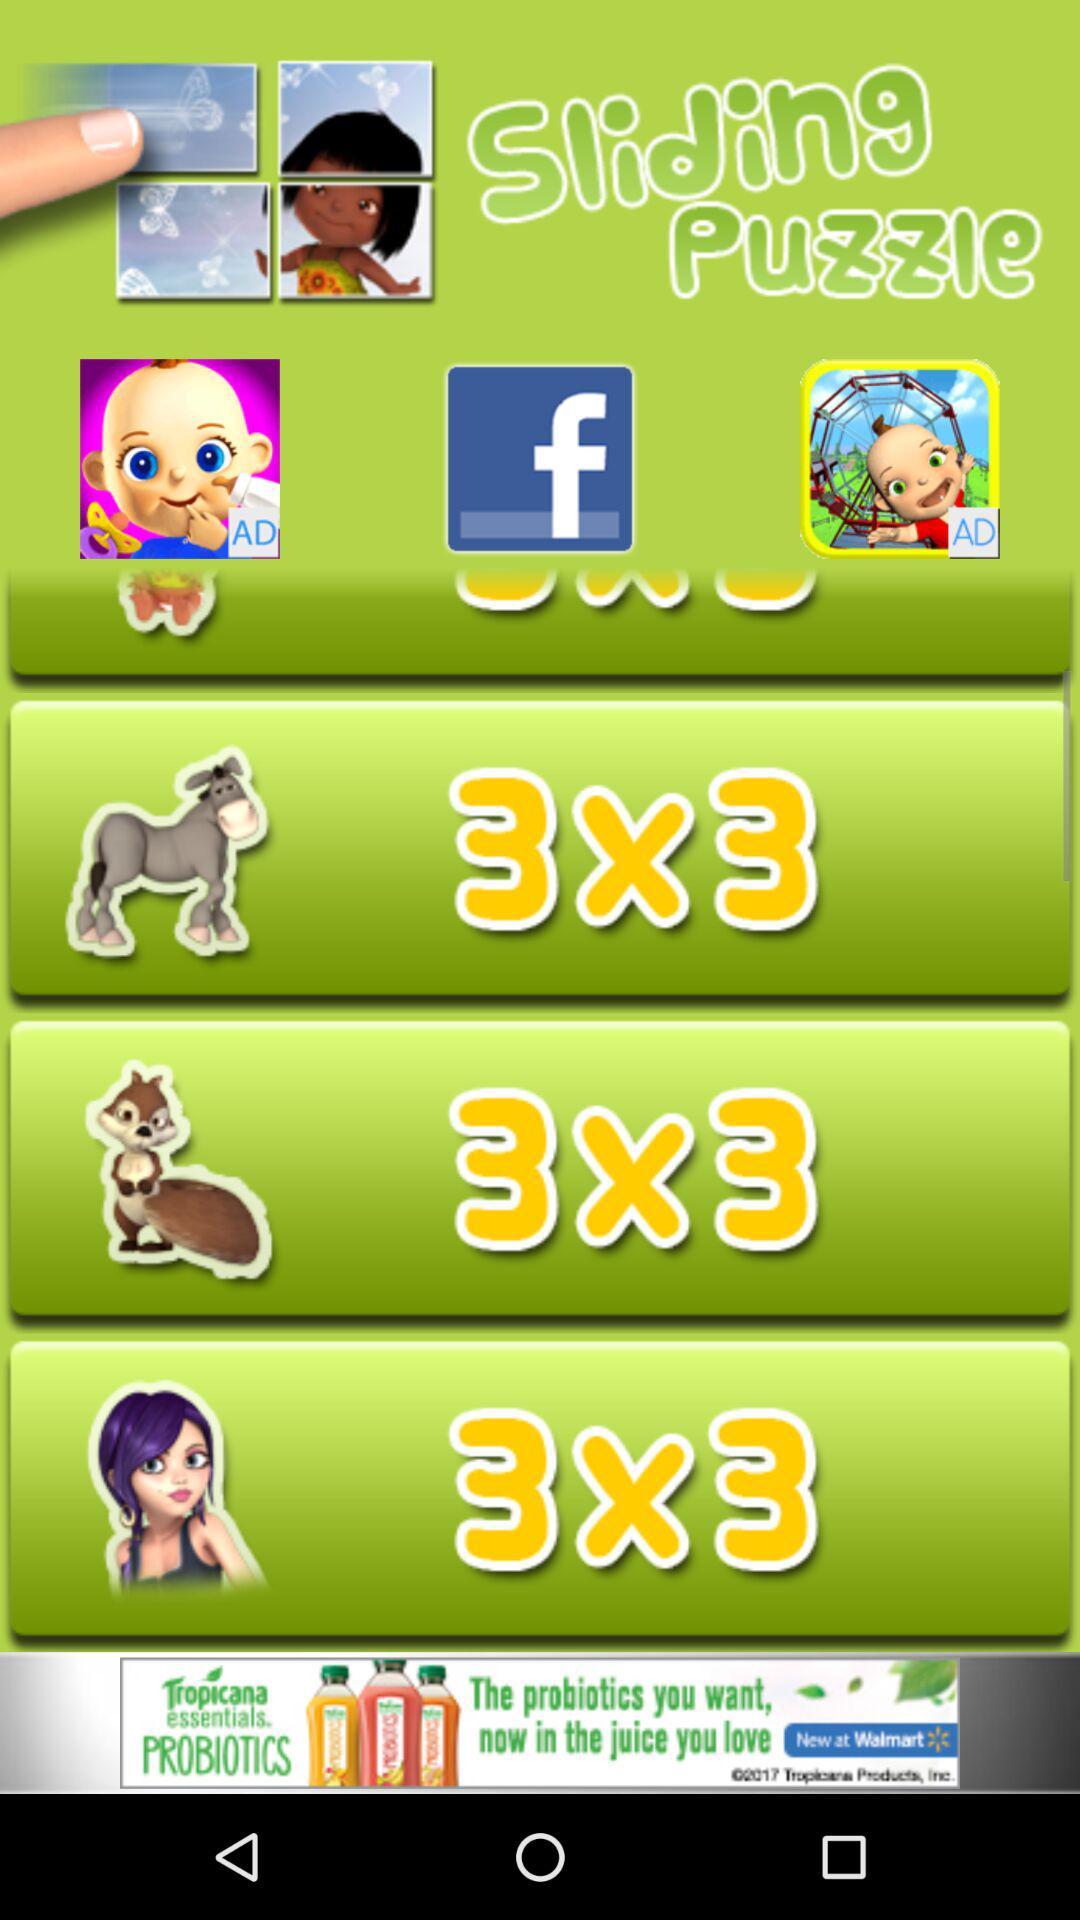 This screenshot has height=1920, width=1080. I want to click on advertisement page, so click(540, 1496).